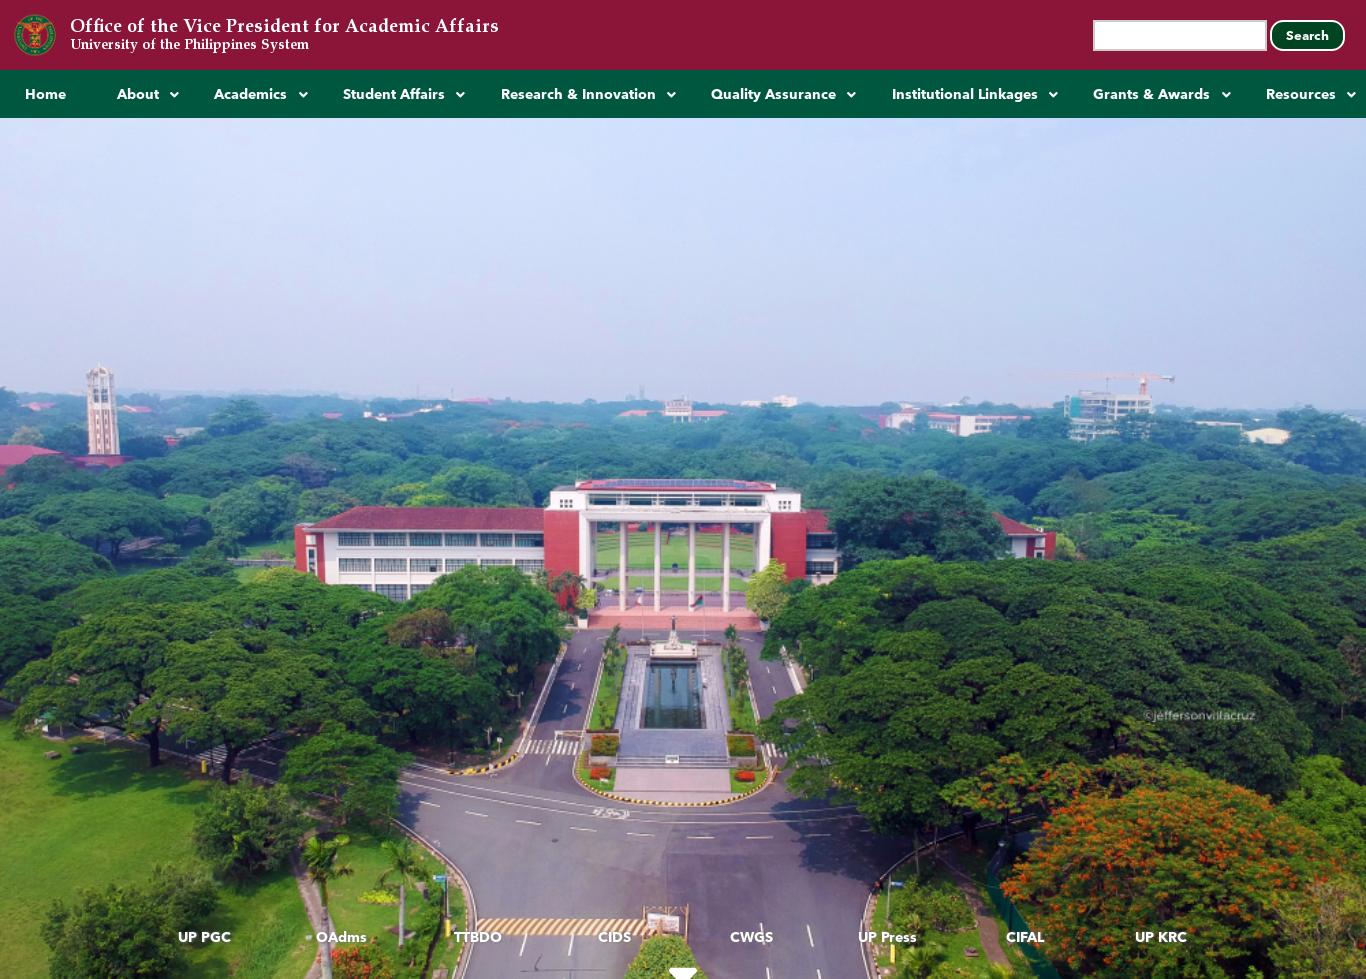  Describe the element at coordinates (1023, 936) in the screenshot. I see `'CIFAL'` at that location.